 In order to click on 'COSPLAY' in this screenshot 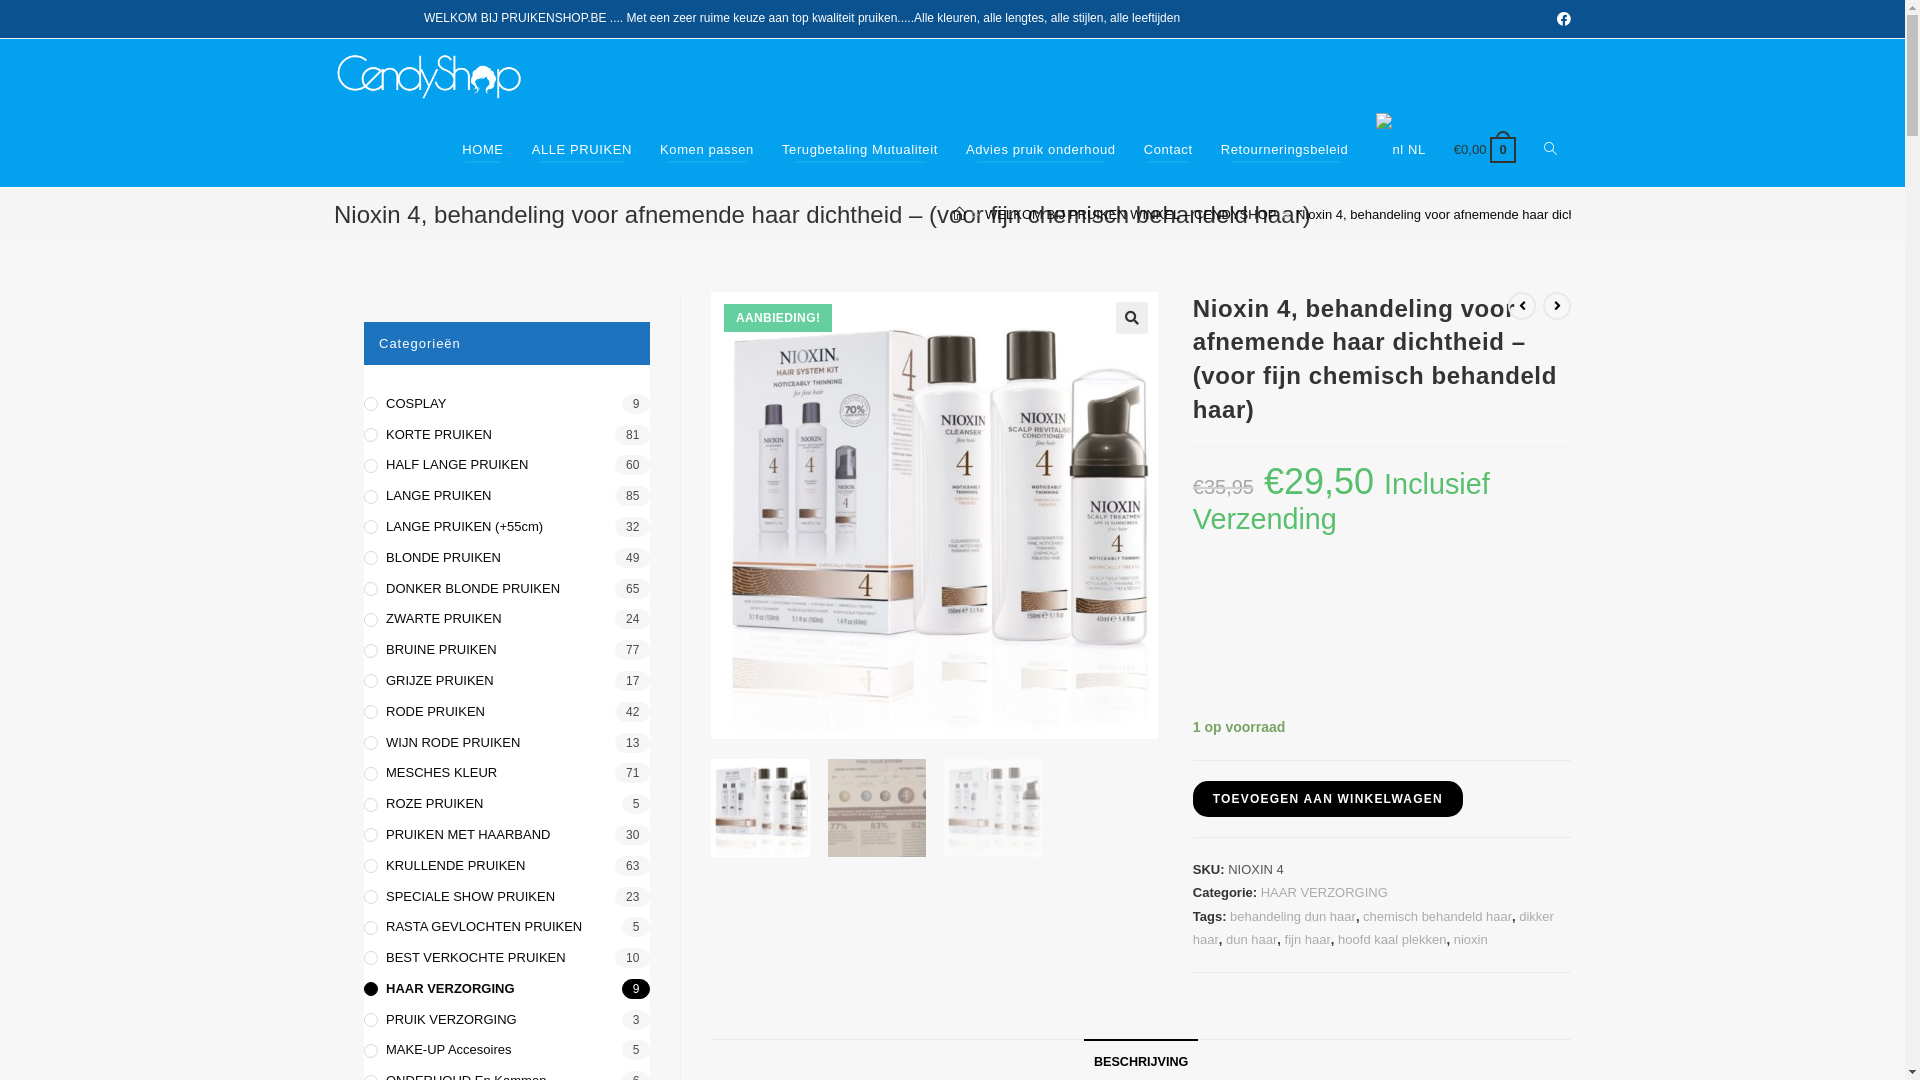, I will do `click(507, 404)`.